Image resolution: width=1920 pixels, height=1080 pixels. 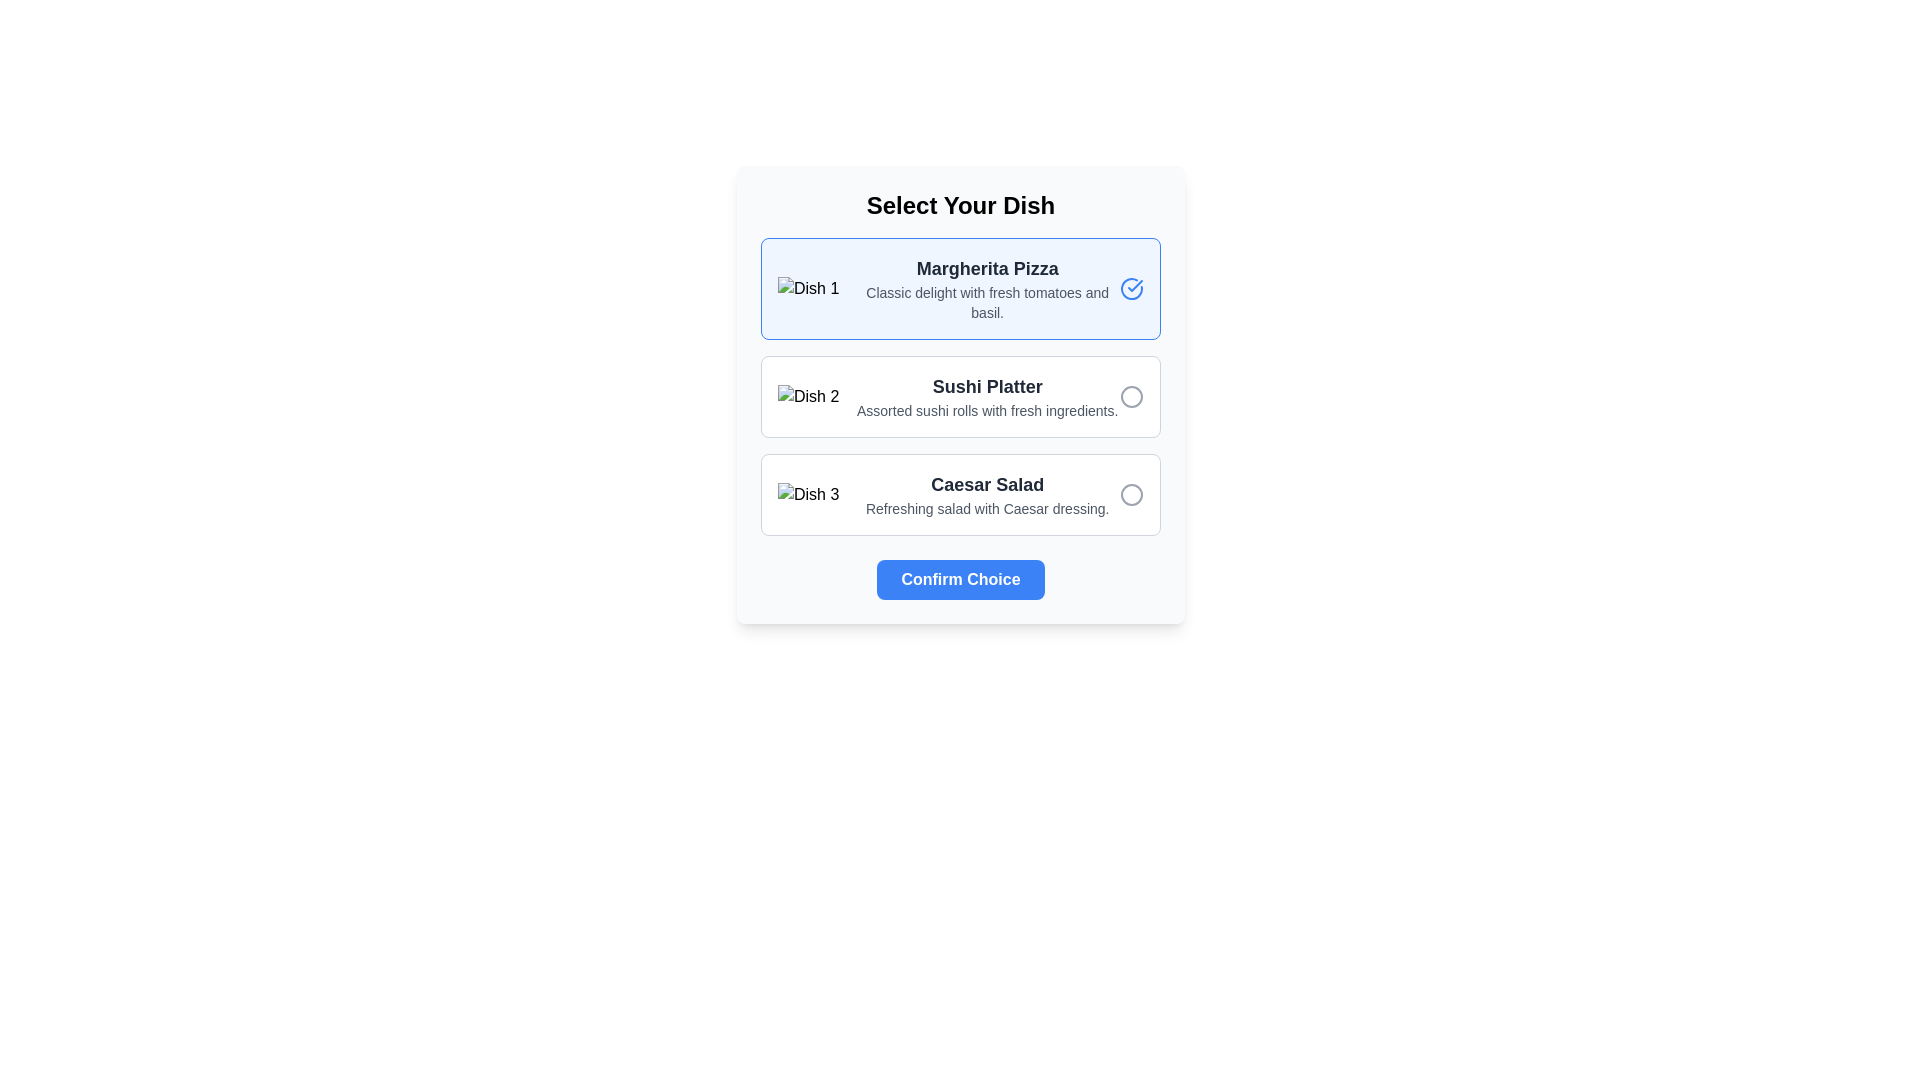 I want to click on the text label that reads 'Classic delight with fresh tomatoes and basil.', which is positioned below the title 'Margherita Pizza' in the first option panel of the list, so click(x=987, y=303).